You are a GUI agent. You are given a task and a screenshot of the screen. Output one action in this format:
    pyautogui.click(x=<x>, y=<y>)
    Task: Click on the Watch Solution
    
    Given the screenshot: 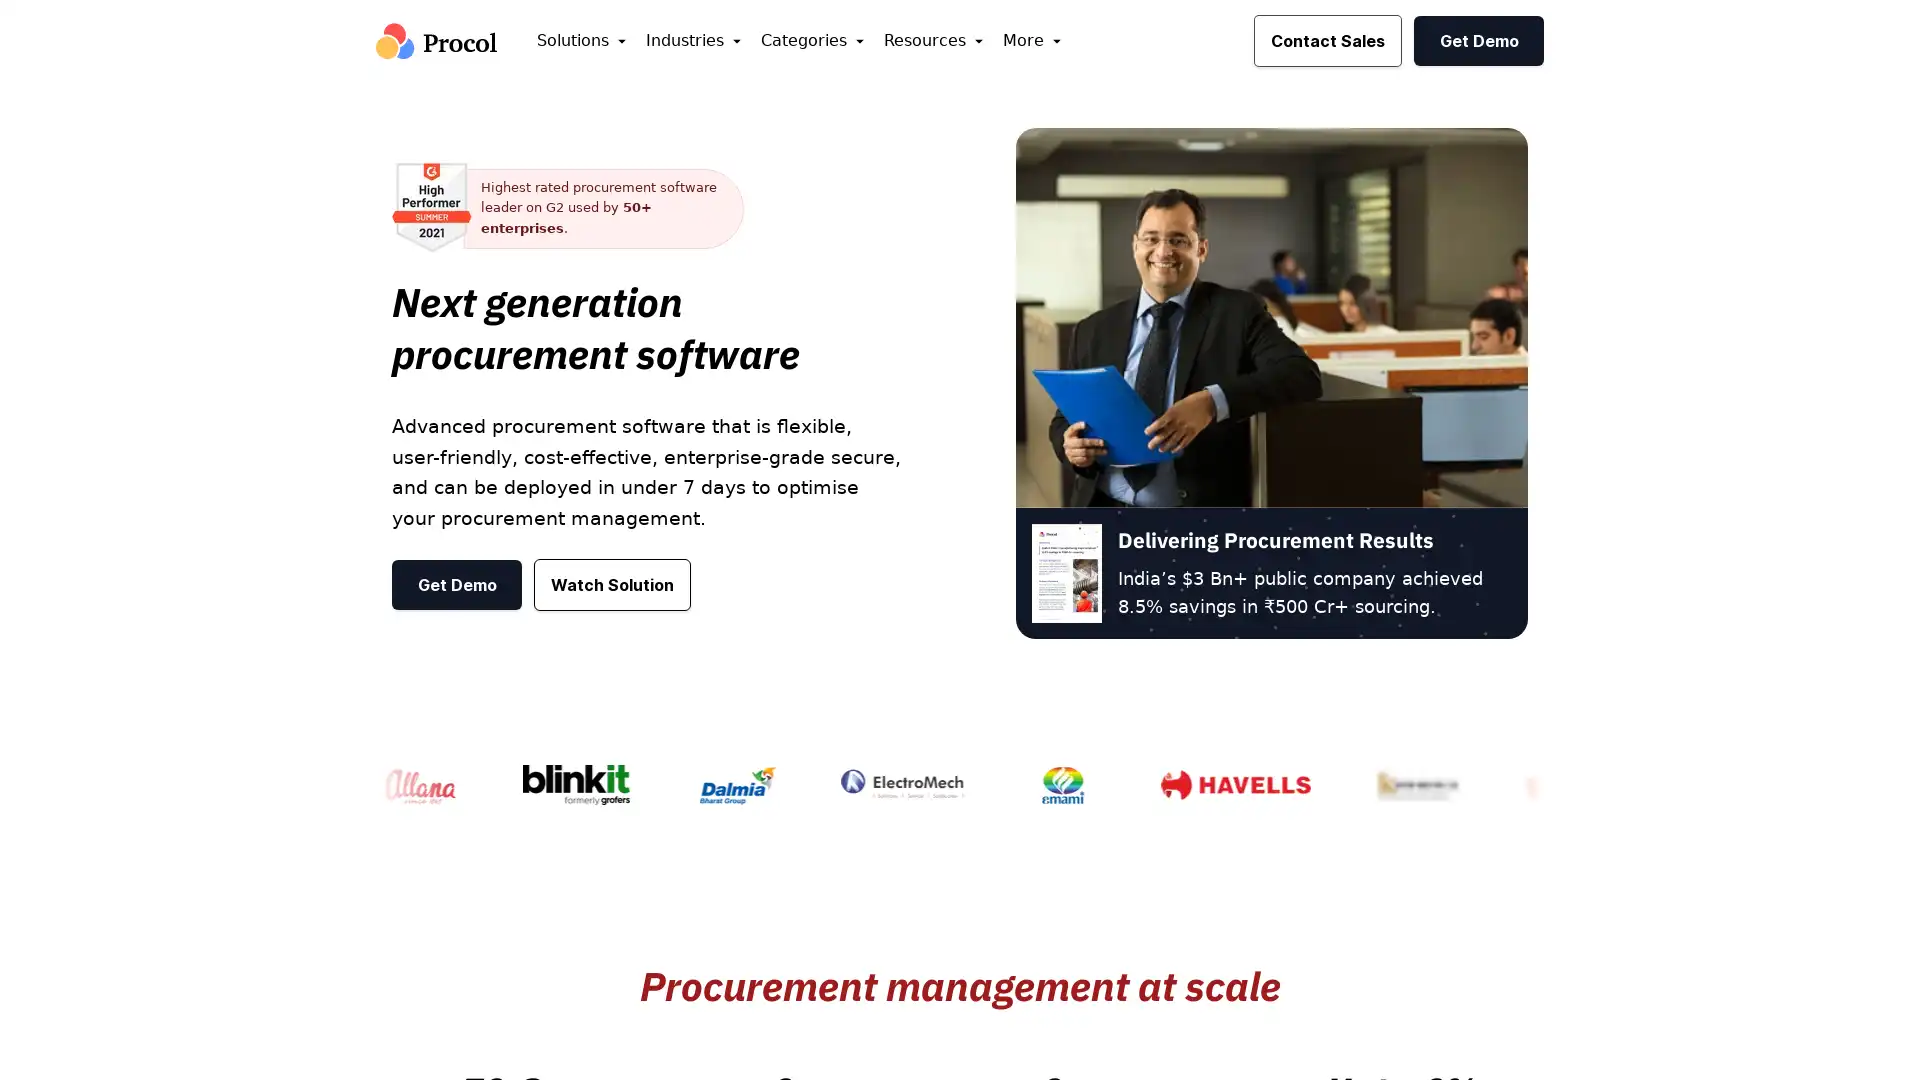 What is the action you would take?
    pyautogui.click(x=611, y=583)
    